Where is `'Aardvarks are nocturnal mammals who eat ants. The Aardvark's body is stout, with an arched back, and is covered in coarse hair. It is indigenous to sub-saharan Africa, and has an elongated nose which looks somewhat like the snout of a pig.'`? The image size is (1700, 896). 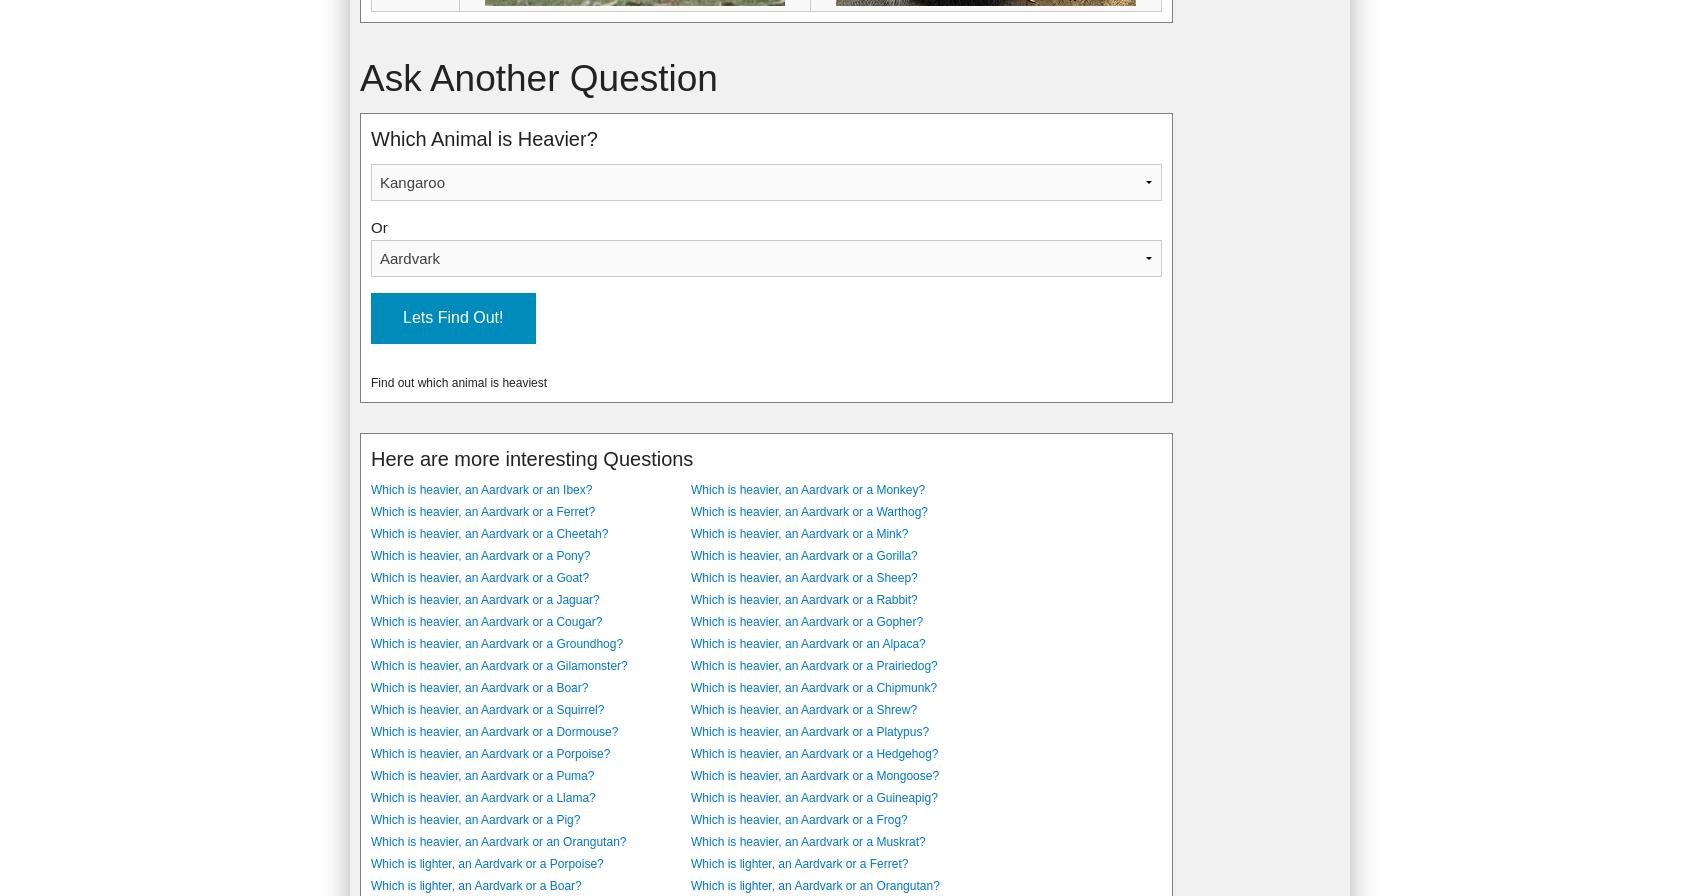 'Aardvarks are nocturnal mammals who eat ants. The Aardvark's body is stout, with an arched back, and is covered in coarse hair. It is indigenous to sub-saharan Africa, and has an elongated nose which looks somewhat like the snout of a pig.' is located at coordinates (782, 229).